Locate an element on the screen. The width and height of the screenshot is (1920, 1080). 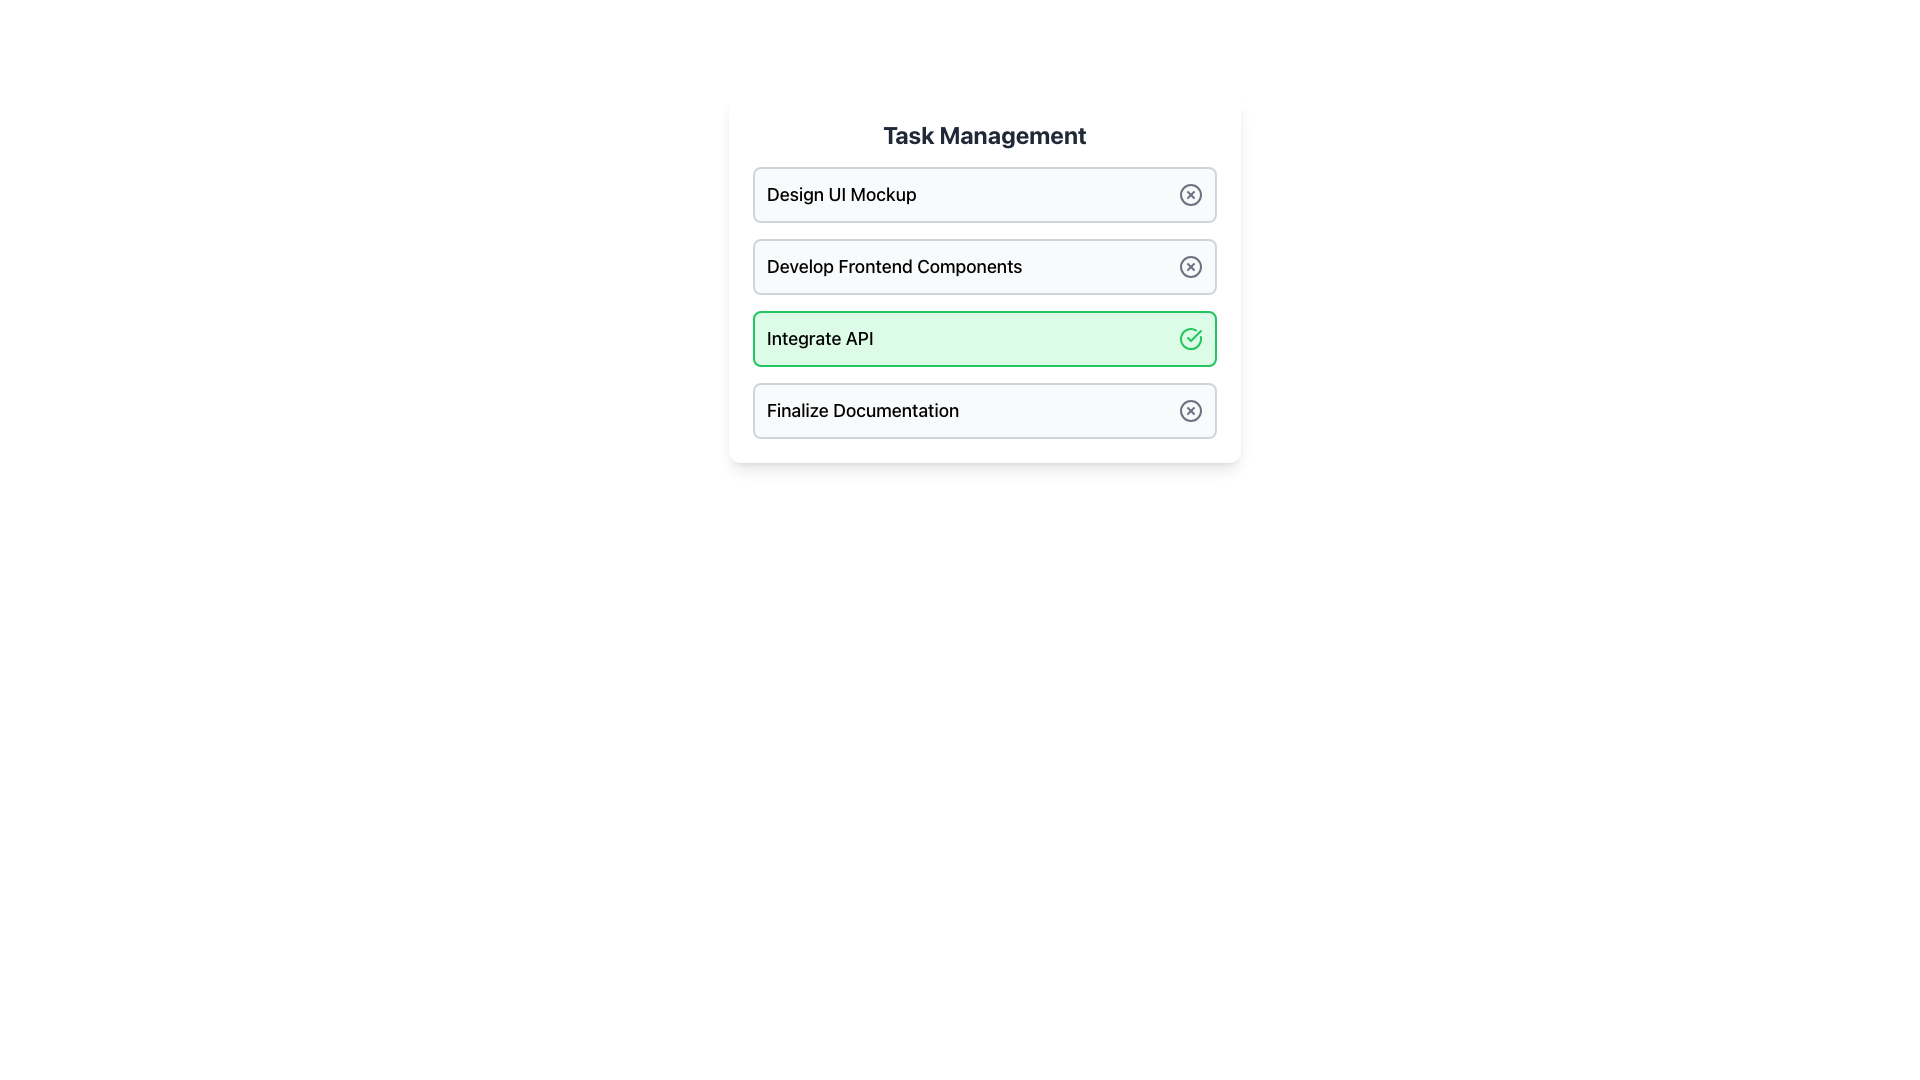
the text label indicating the task name, which is the third item in a list of task items, located inside a green-highlighted rectangular box is located at coordinates (820, 338).